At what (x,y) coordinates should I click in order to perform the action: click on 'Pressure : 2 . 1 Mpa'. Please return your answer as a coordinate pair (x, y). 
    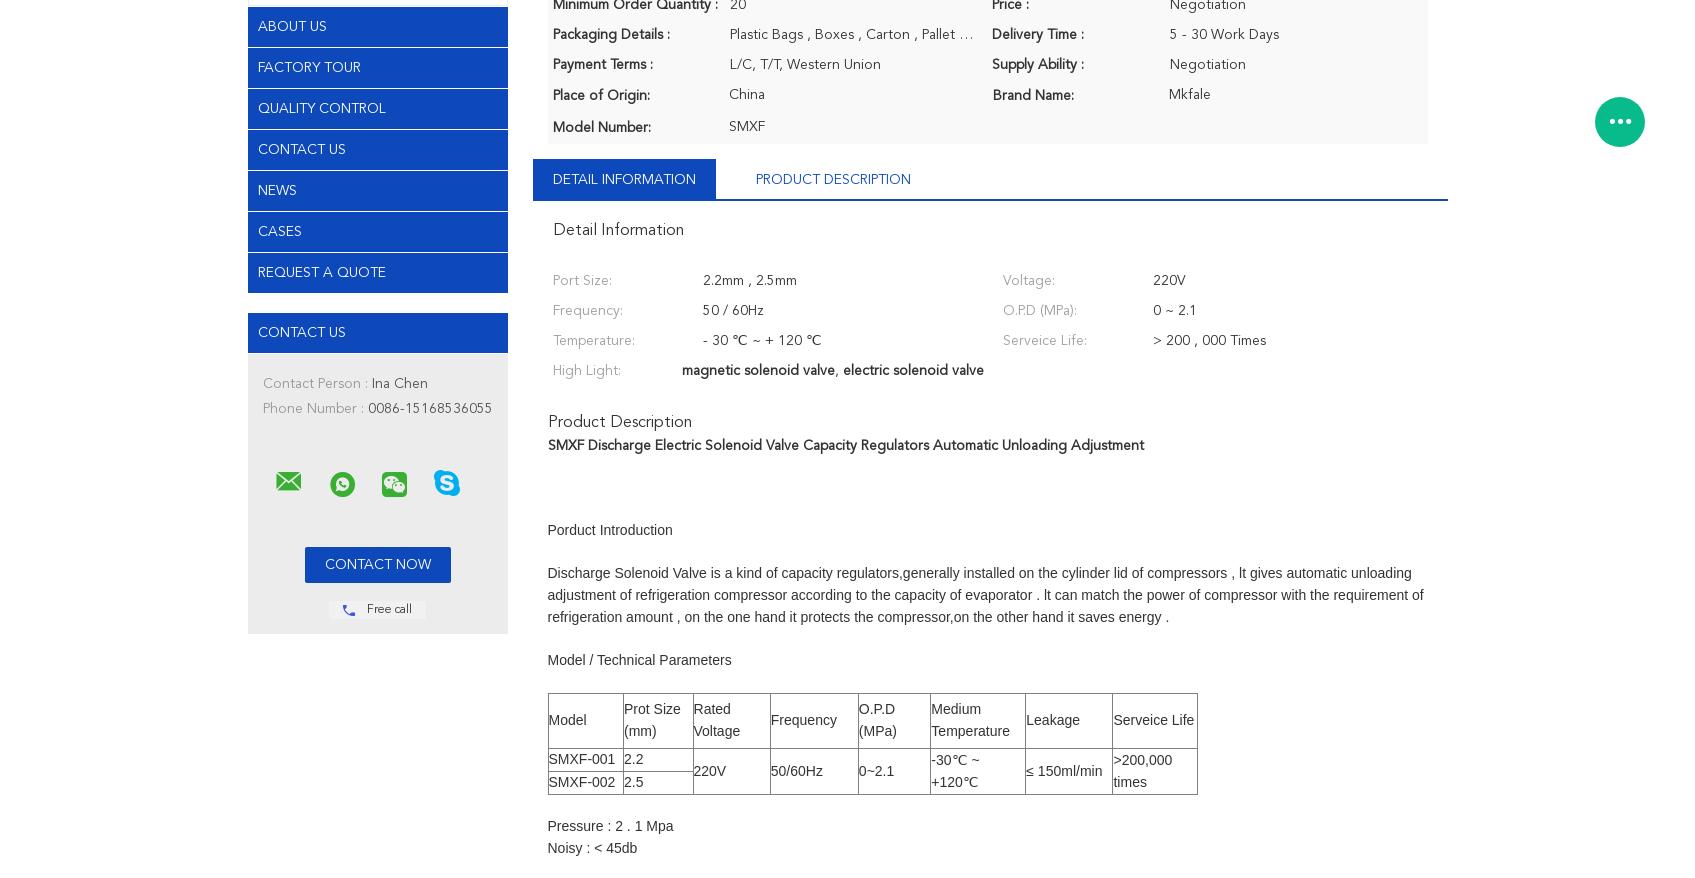
    Looking at the image, I should click on (546, 825).